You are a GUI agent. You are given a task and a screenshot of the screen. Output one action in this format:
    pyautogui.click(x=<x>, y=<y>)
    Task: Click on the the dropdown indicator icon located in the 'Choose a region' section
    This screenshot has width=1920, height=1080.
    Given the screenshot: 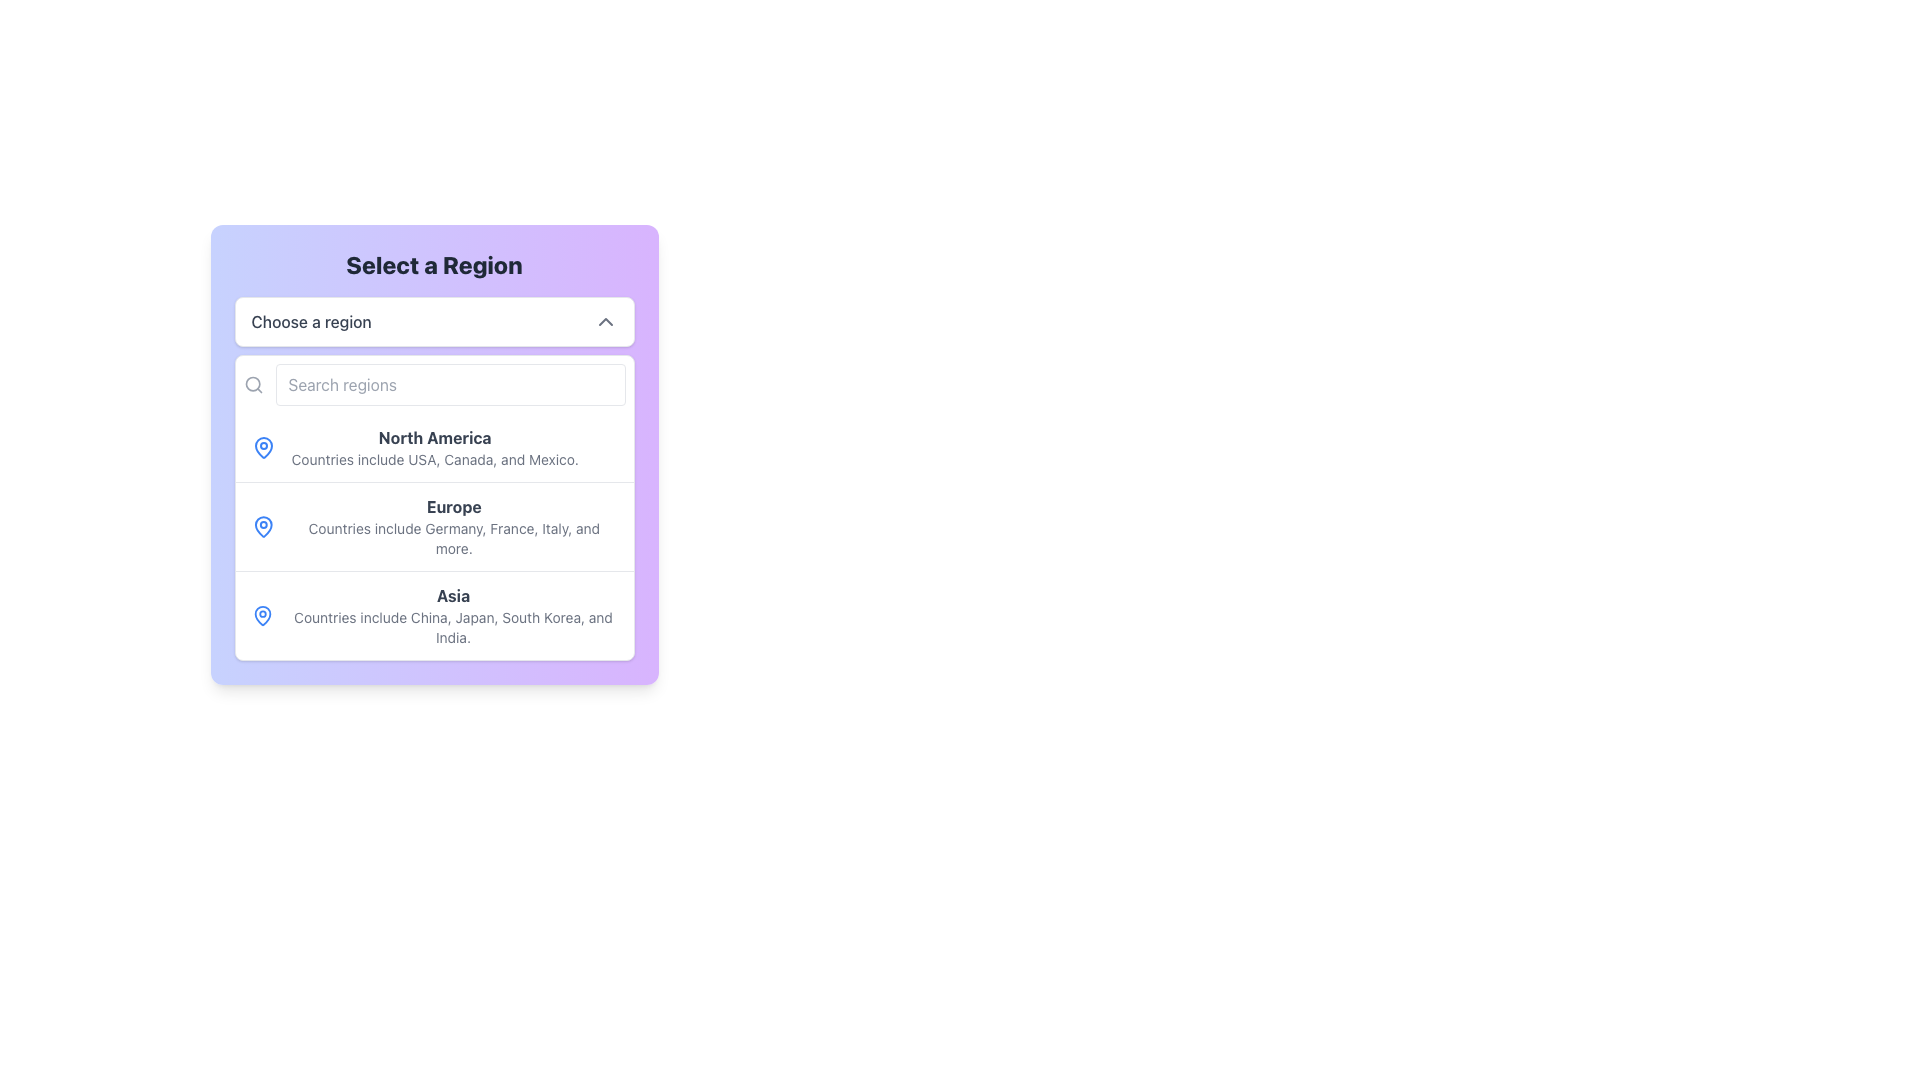 What is the action you would take?
    pyautogui.click(x=604, y=320)
    